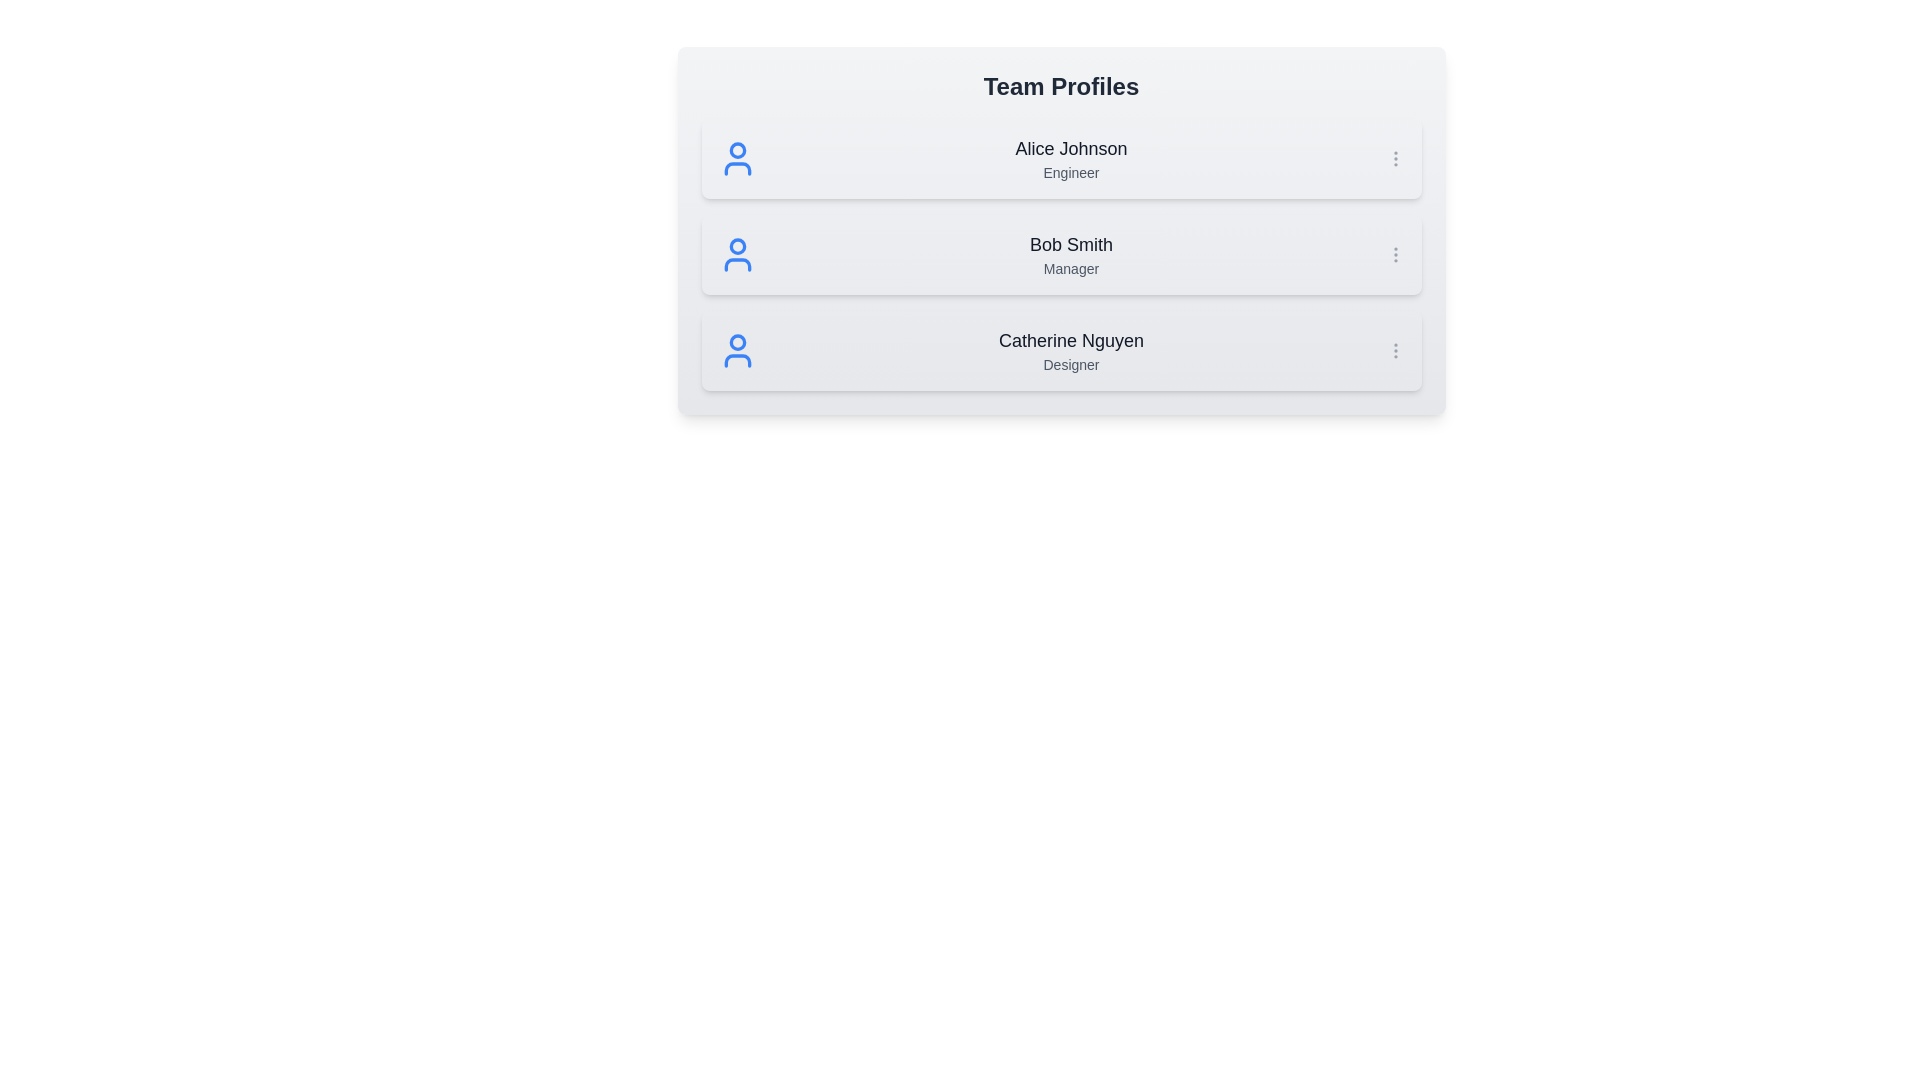 Image resolution: width=1920 pixels, height=1080 pixels. I want to click on the 'MoreVertical' button of the profile corresponding to Alice Johnson, so click(1394, 157).